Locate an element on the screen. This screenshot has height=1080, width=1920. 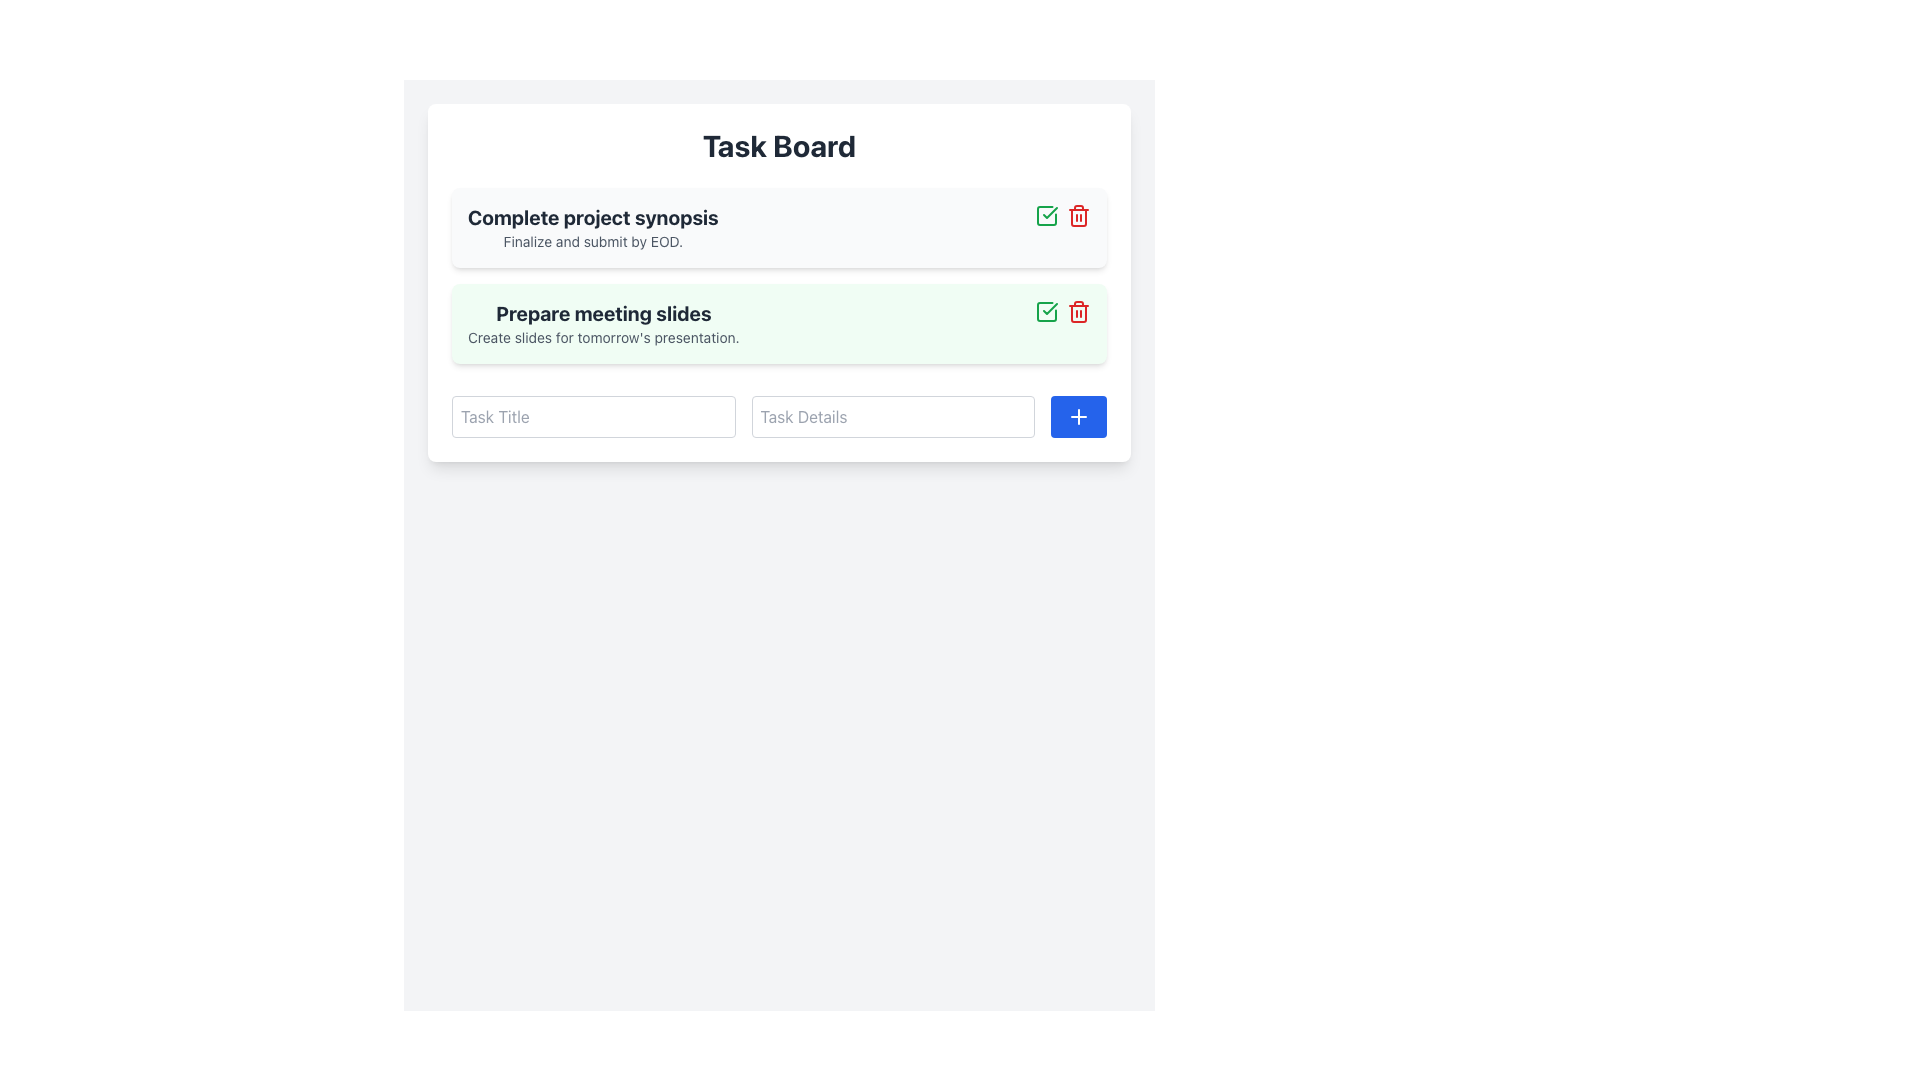
the trash can icon, which is part of the delete icon for the 'Prepare meeting slides' task is located at coordinates (1078, 313).